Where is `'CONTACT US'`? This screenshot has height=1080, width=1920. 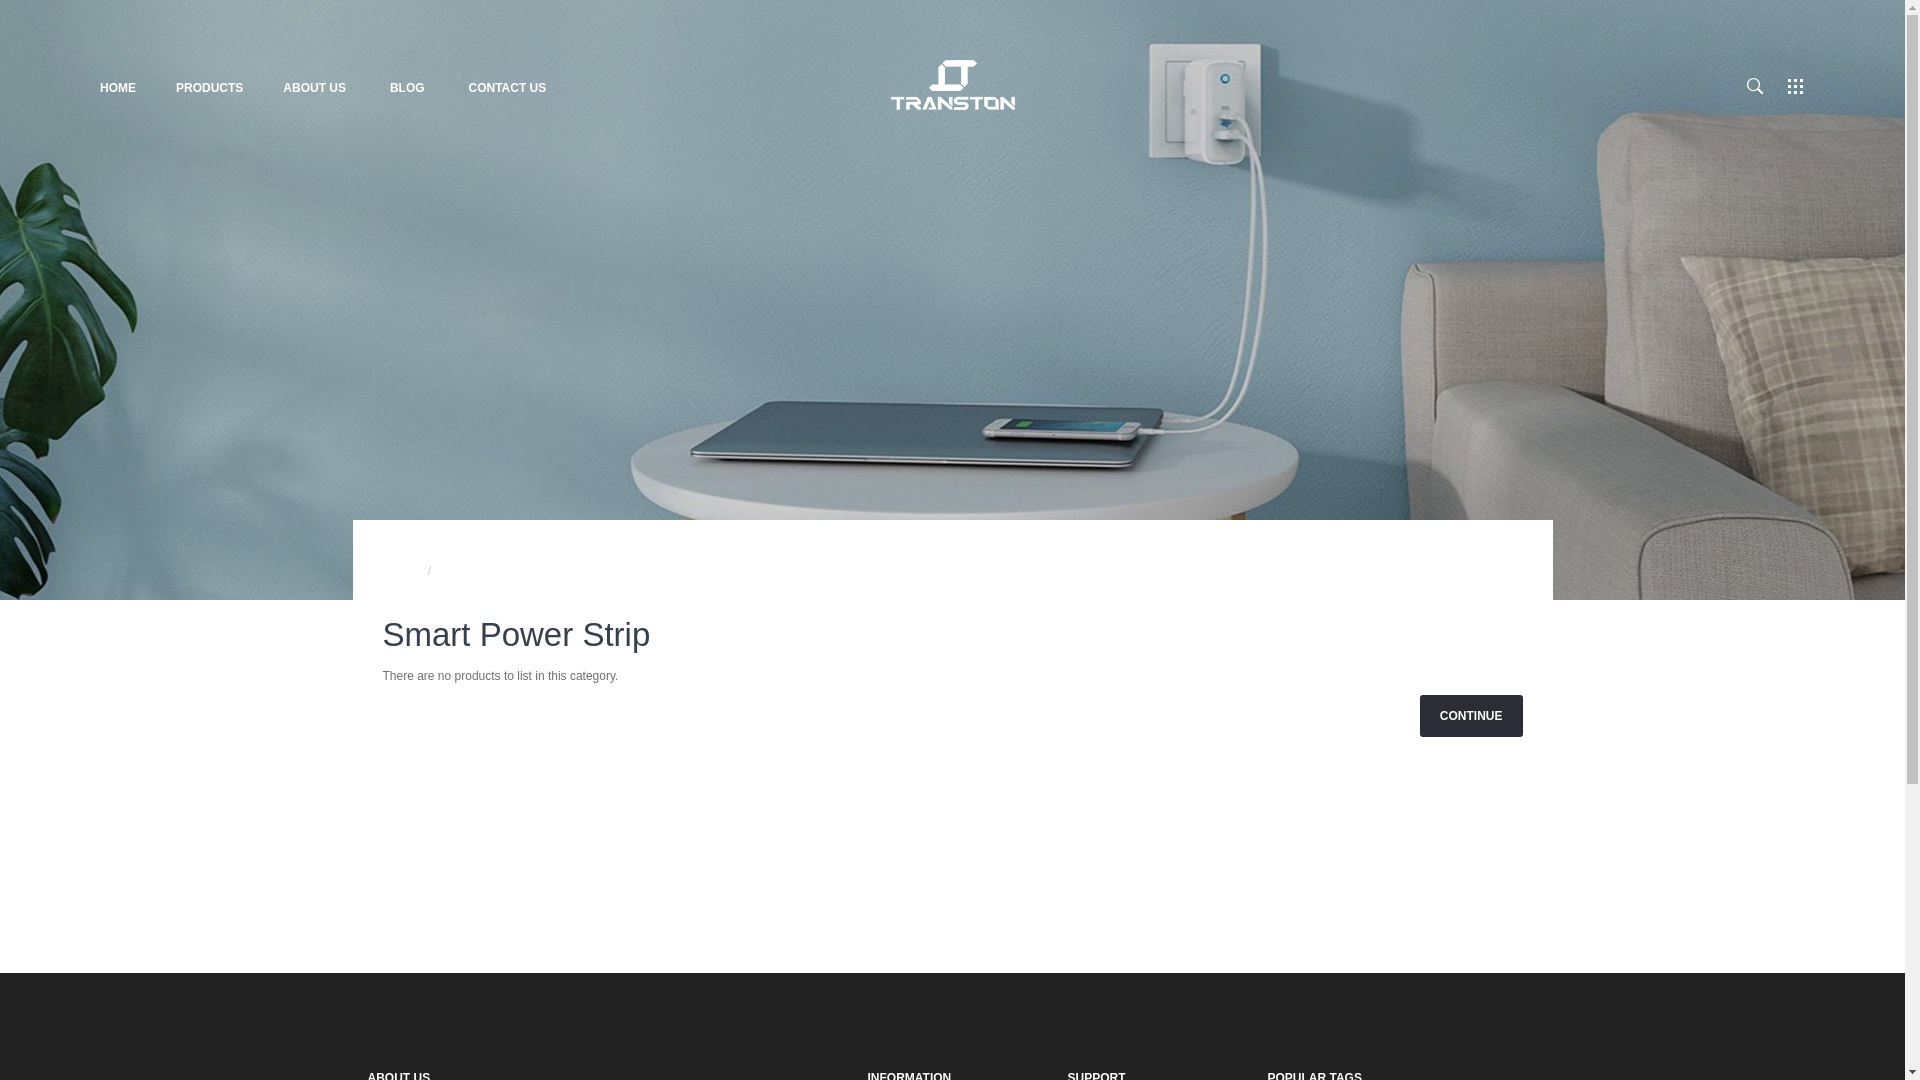
'CONTACT US' is located at coordinates (507, 87).